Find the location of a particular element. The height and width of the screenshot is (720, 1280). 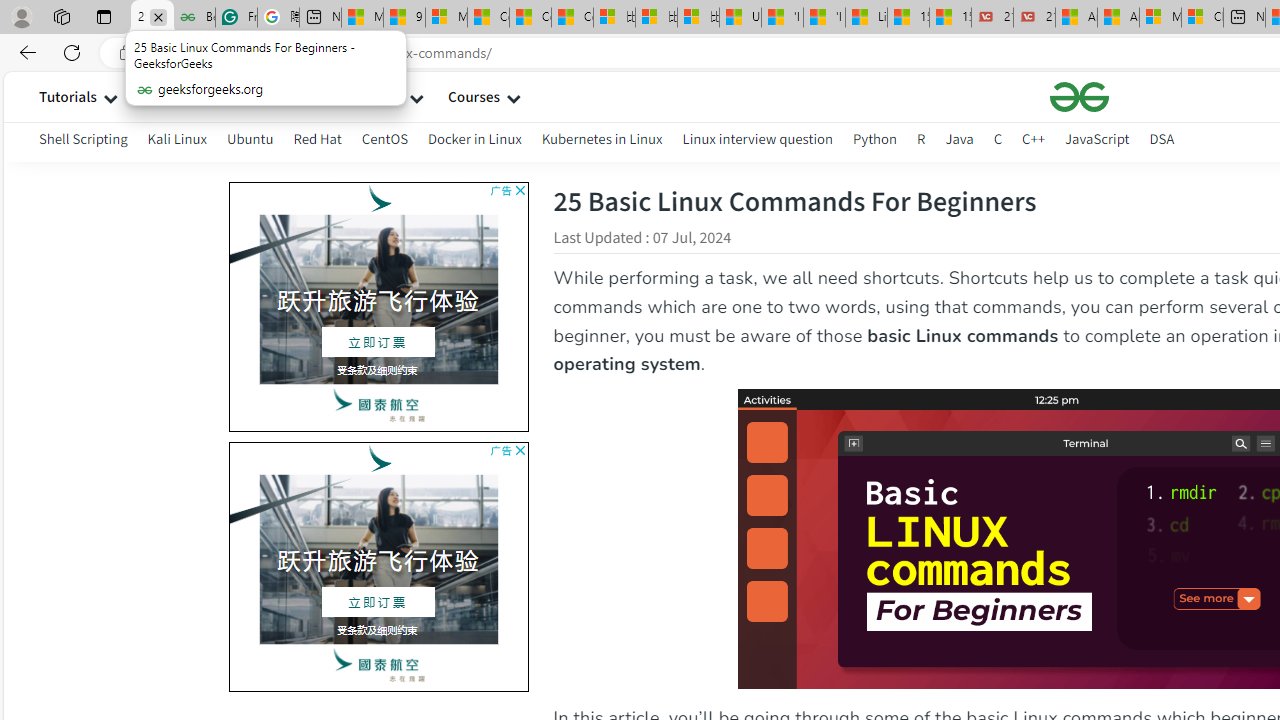

'USA TODAY - MSN' is located at coordinates (739, 17).